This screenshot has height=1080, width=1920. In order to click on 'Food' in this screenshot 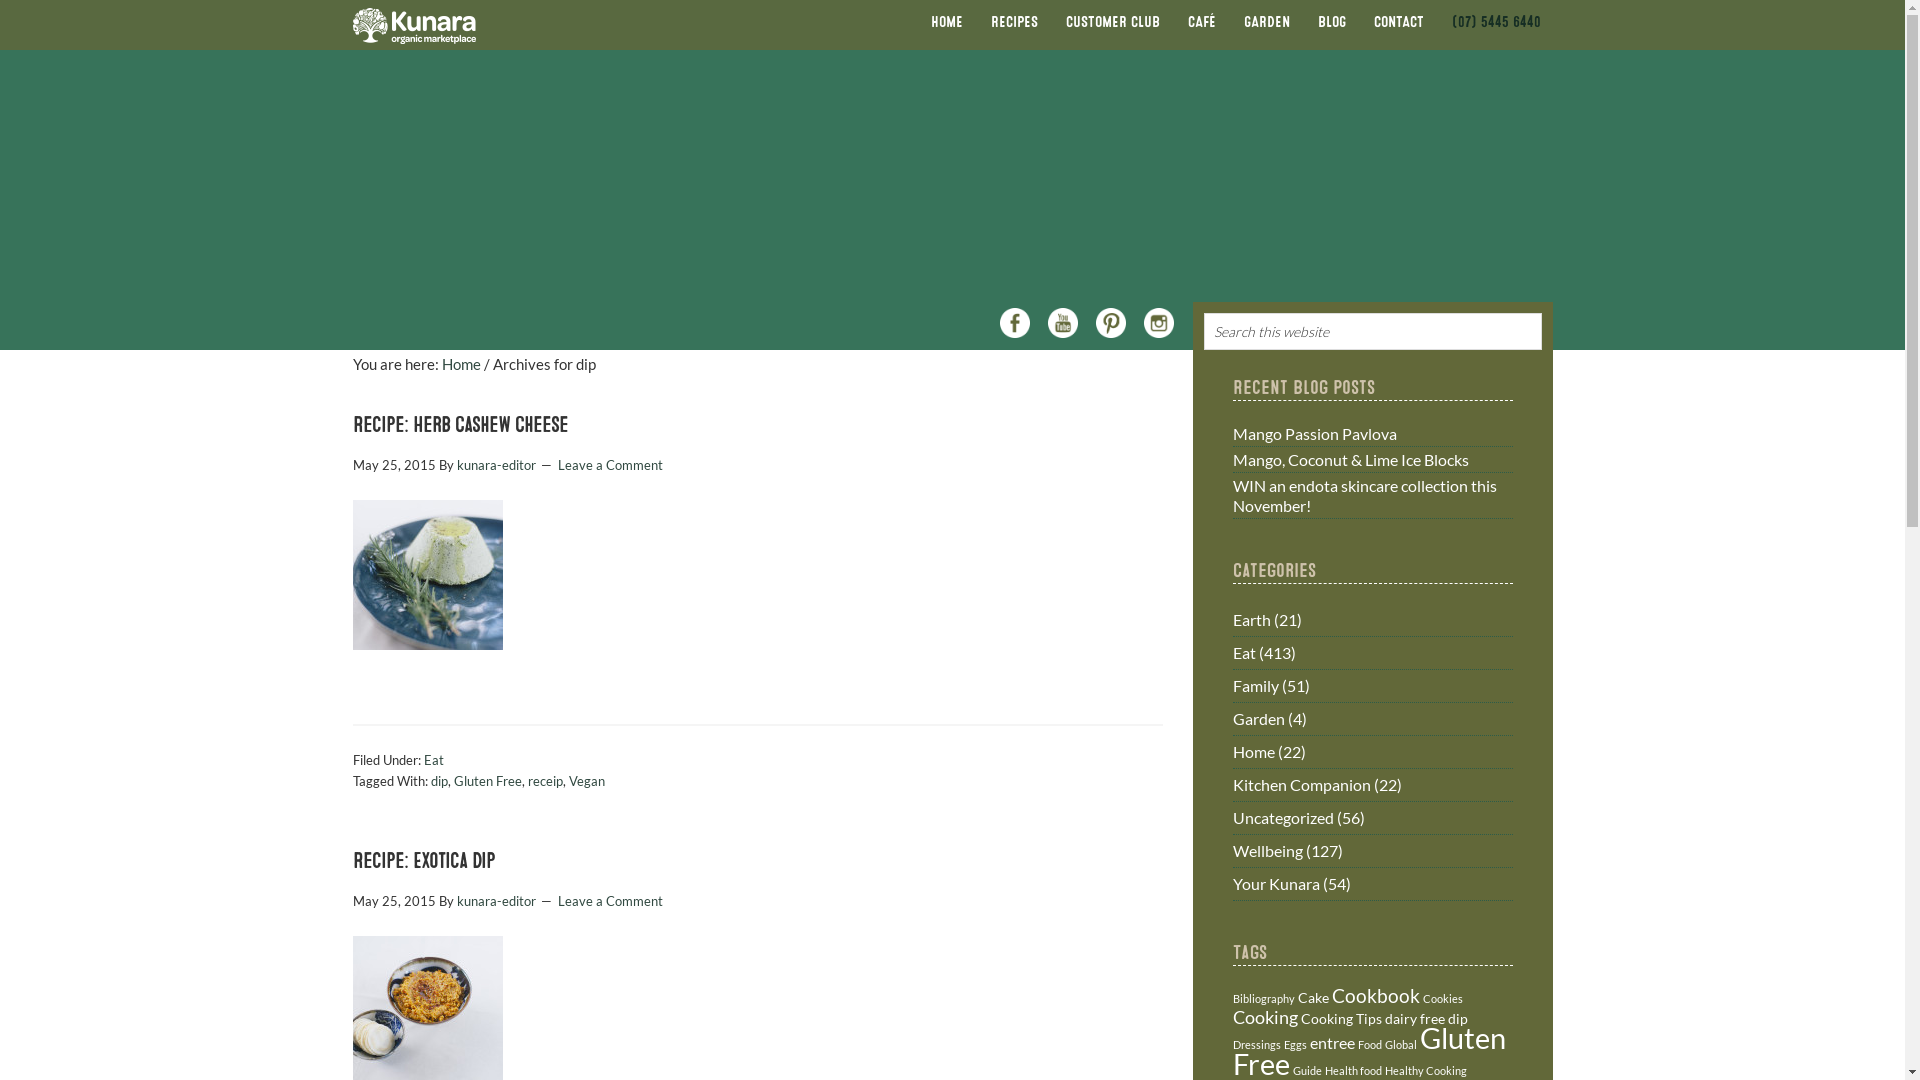, I will do `click(1368, 1043)`.